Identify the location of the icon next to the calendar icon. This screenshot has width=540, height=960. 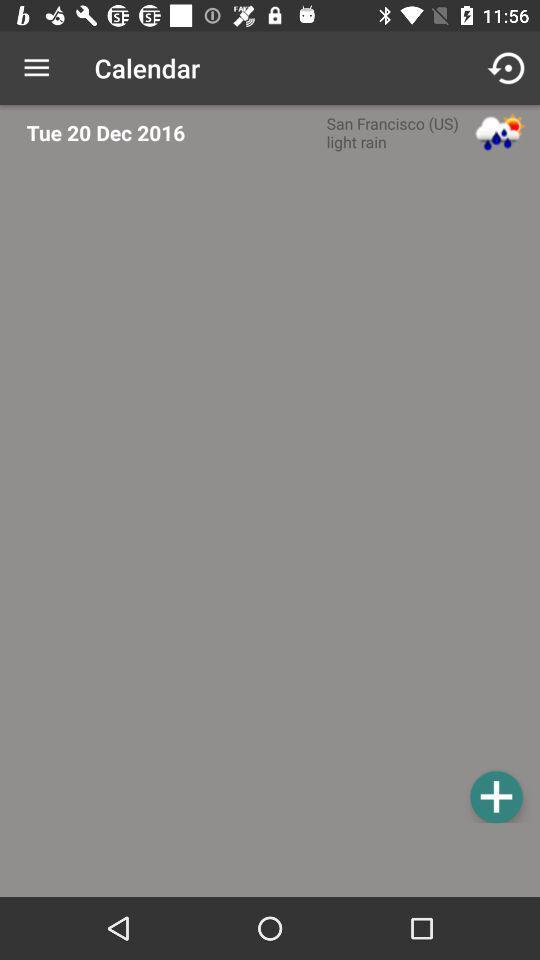
(508, 68).